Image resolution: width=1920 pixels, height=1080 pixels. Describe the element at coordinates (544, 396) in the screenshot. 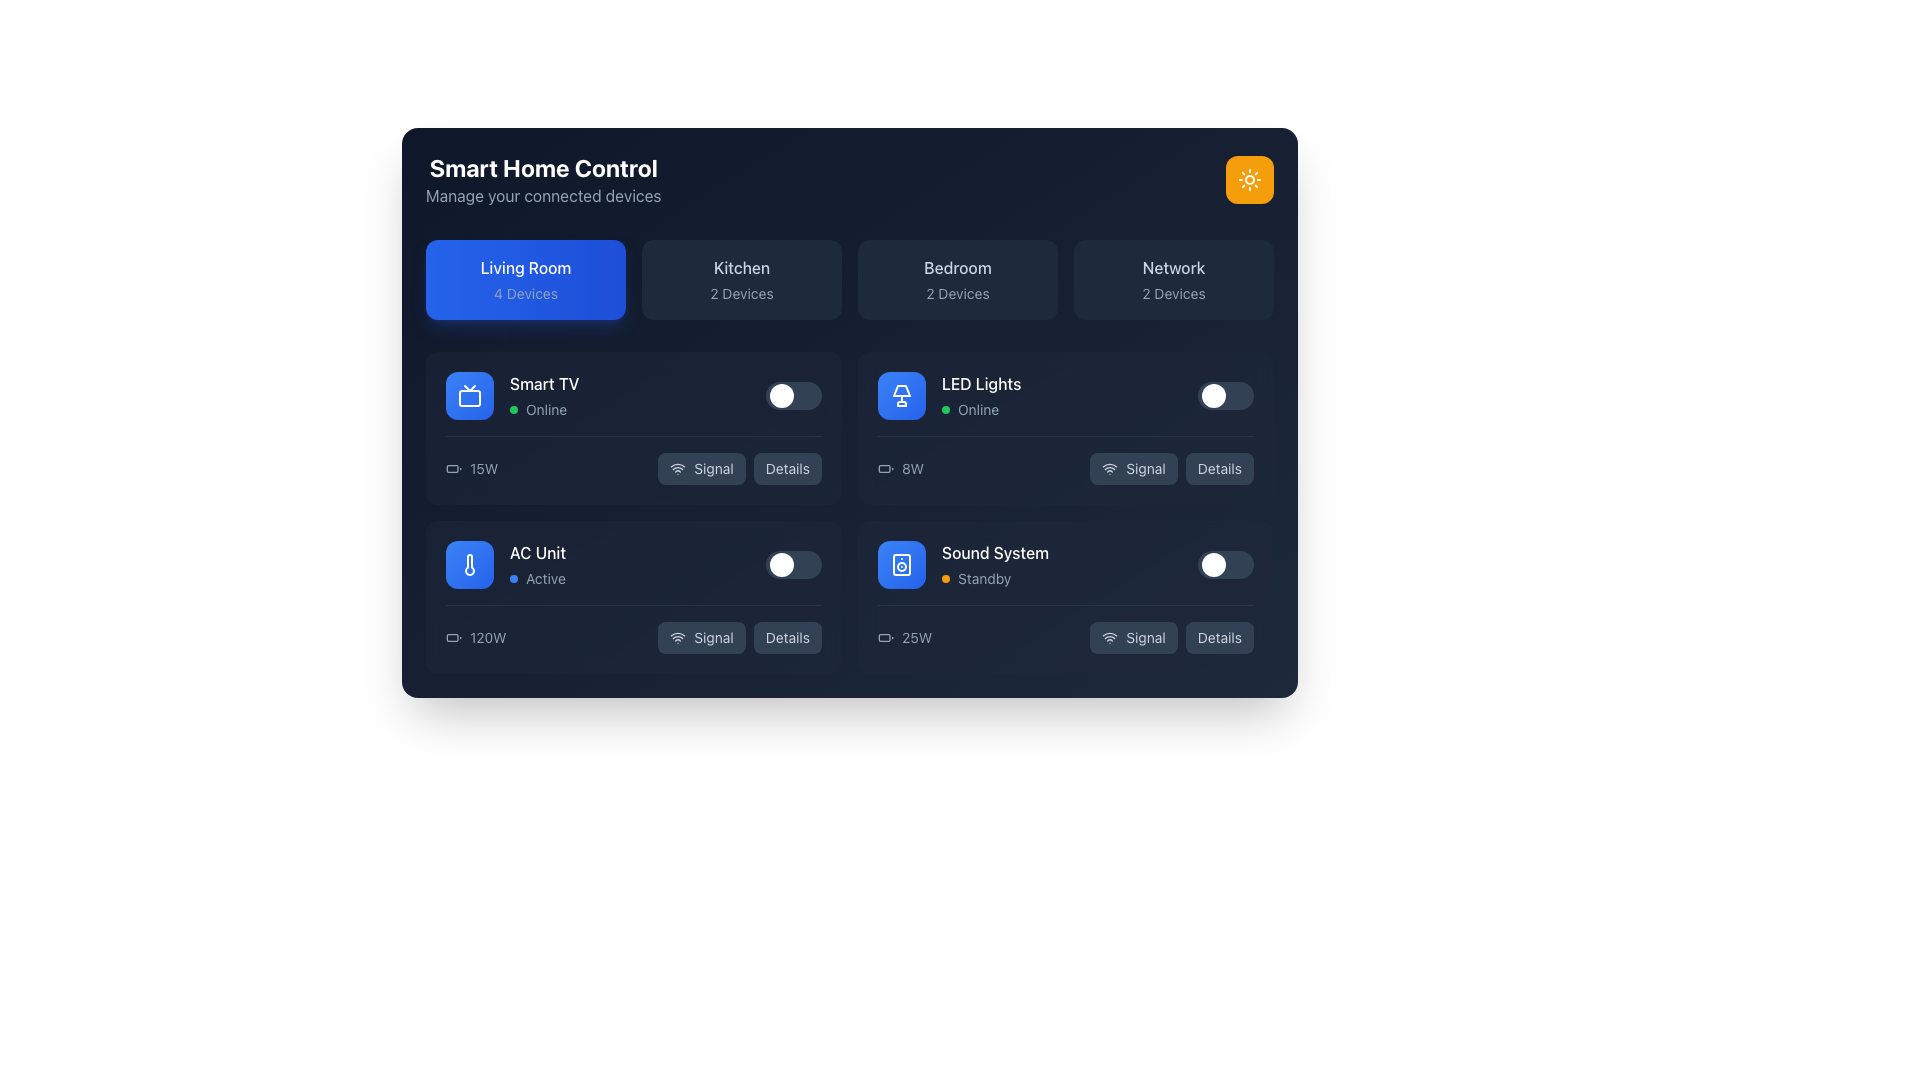

I see `the Text label indicating 'Smart TV' status 'Online' located on the right side of the TV icon in the 'Living Room' section` at that location.